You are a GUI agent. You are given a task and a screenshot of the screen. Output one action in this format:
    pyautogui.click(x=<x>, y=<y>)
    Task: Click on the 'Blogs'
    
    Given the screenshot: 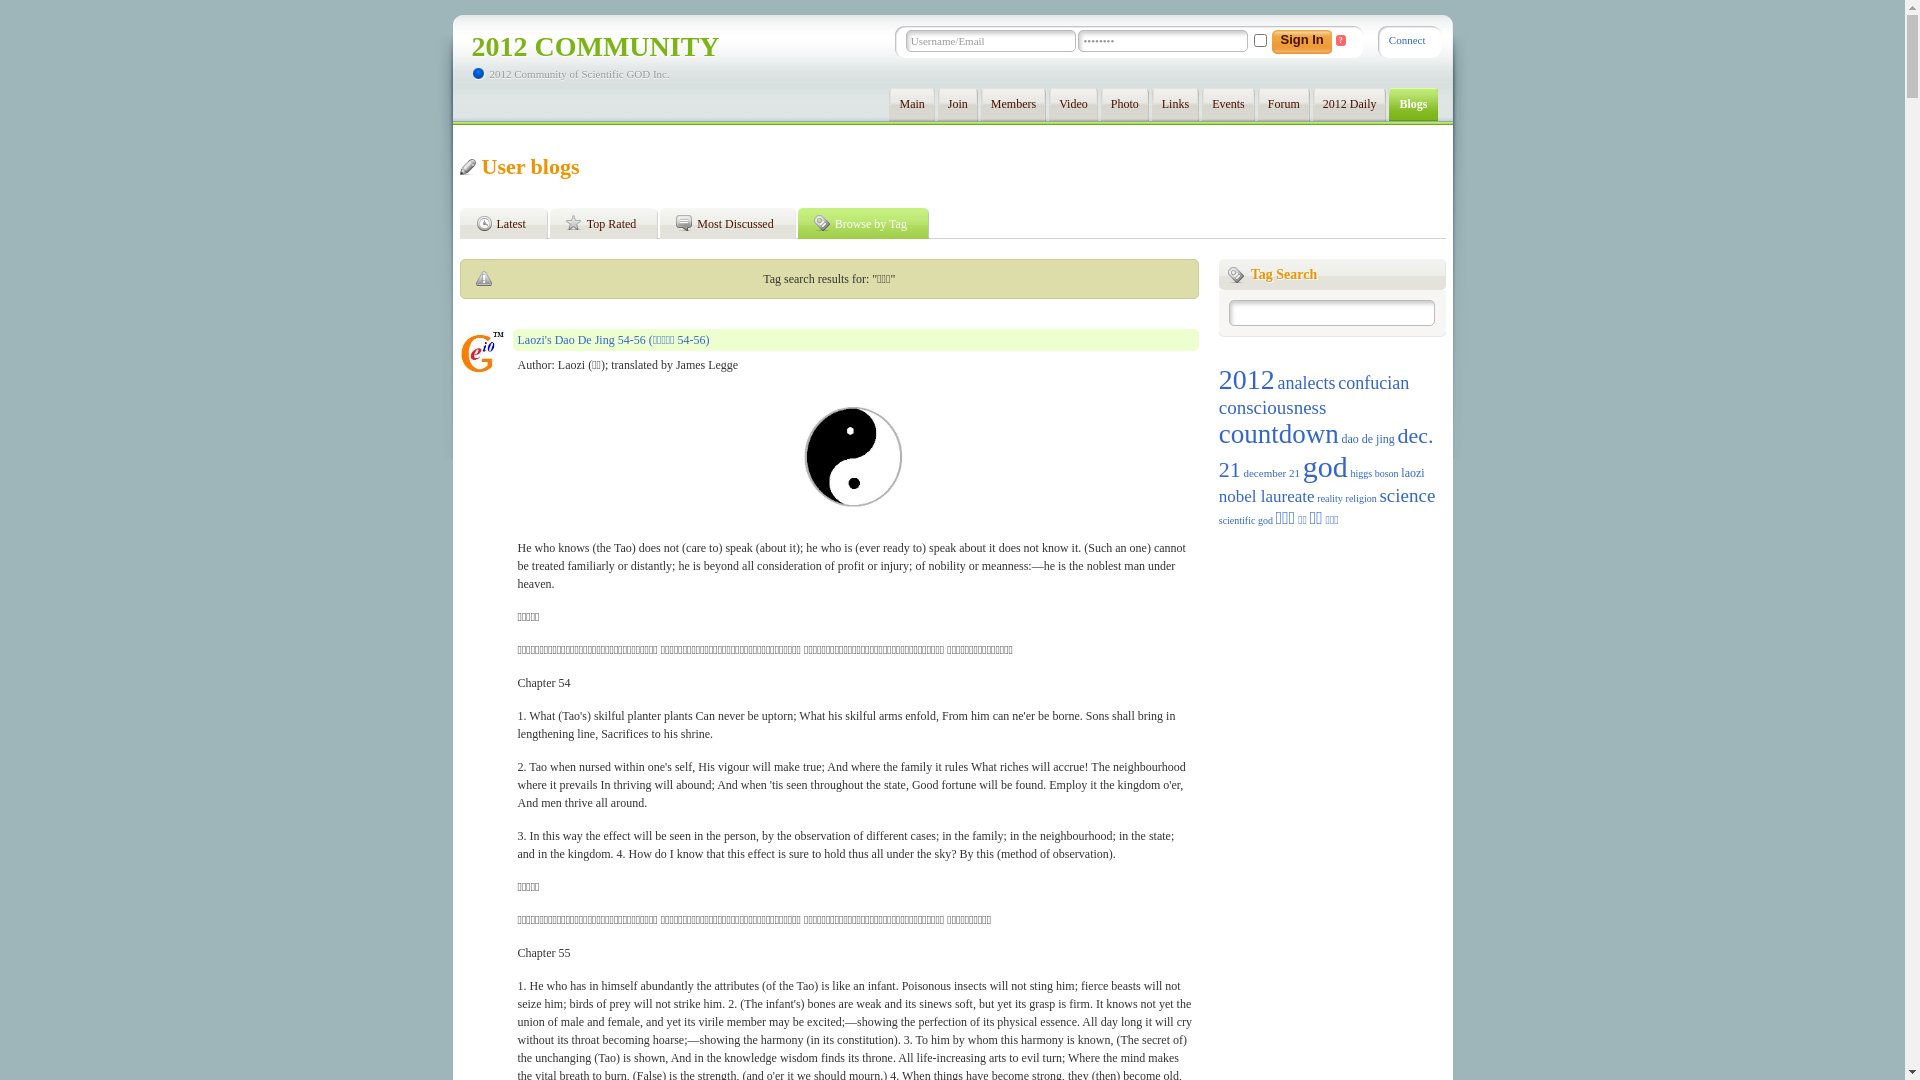 What is the action you would take?
    pyautogui.click(x=1411, y=104)
    